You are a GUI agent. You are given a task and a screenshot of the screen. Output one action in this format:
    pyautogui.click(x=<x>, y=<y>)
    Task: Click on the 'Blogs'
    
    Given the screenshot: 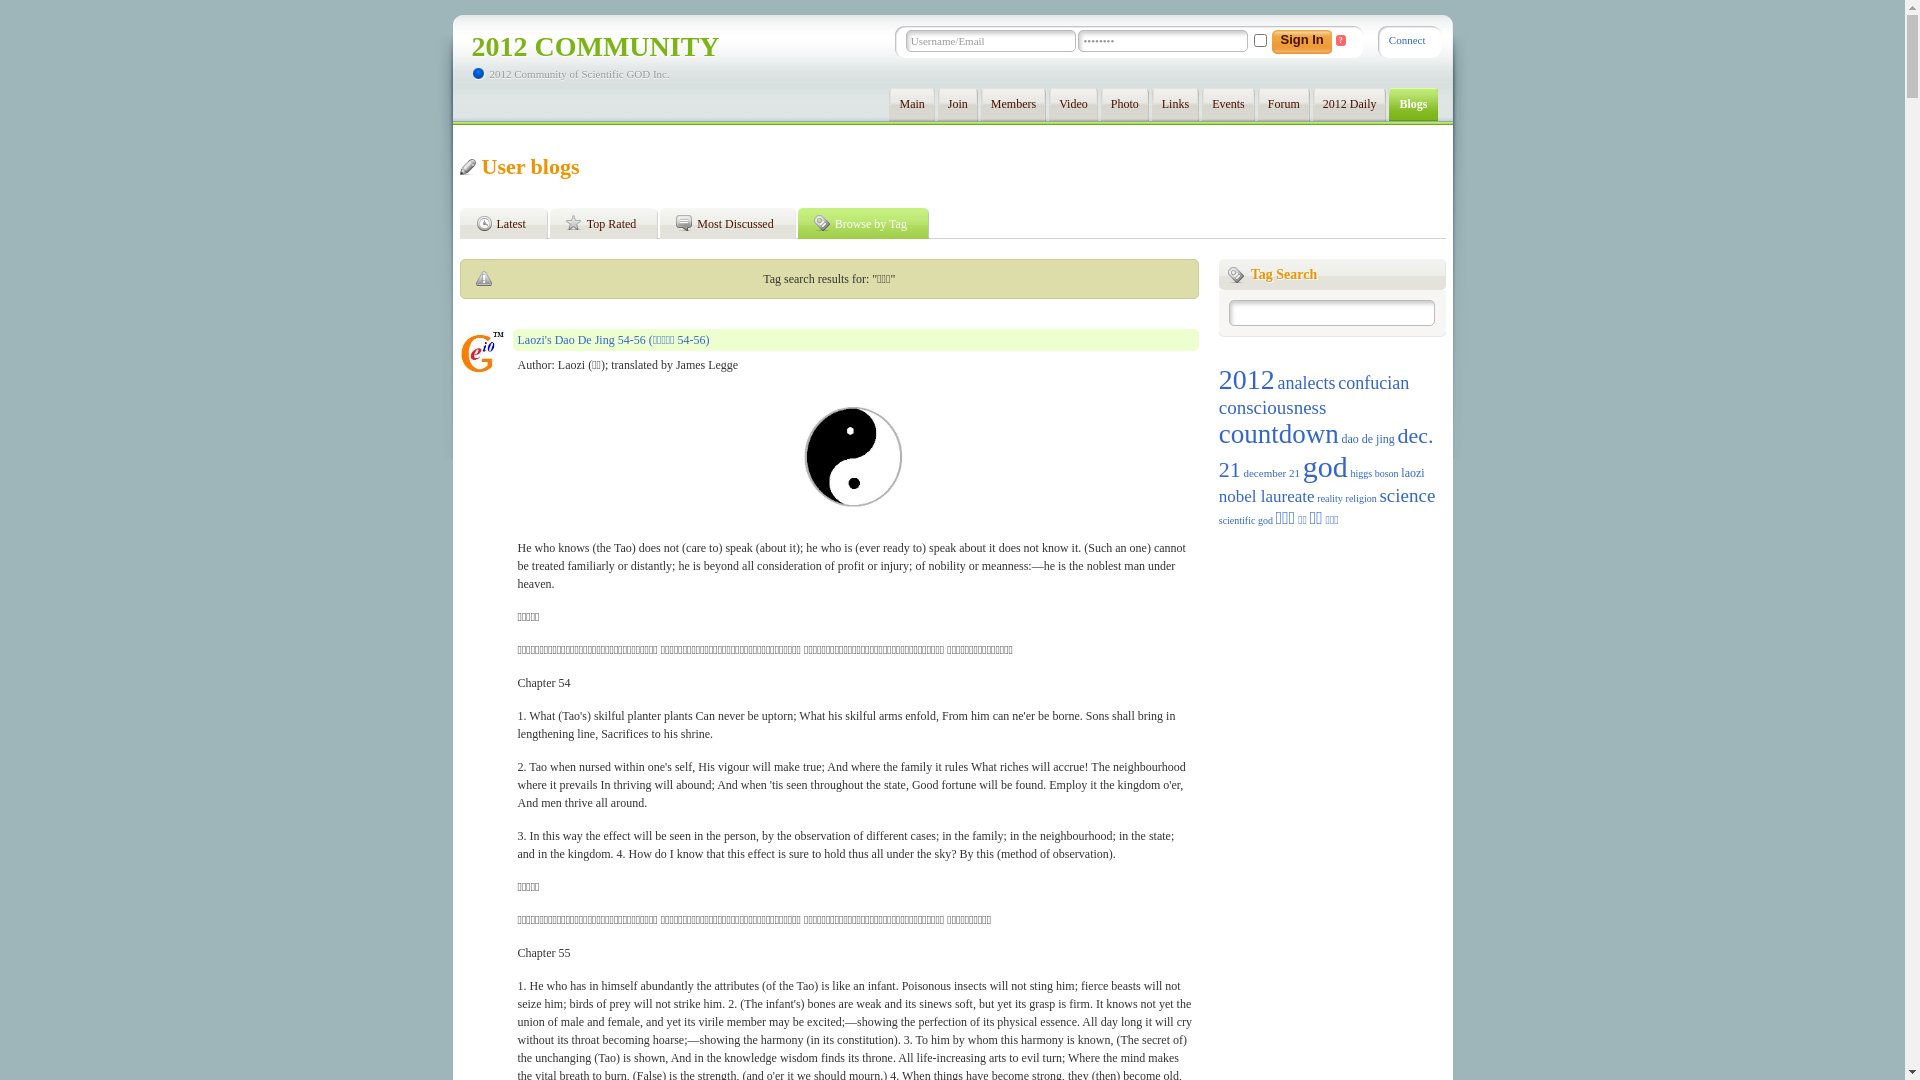 What is the action you would take?
    pyautogui.click(x=1411, y=104)
    